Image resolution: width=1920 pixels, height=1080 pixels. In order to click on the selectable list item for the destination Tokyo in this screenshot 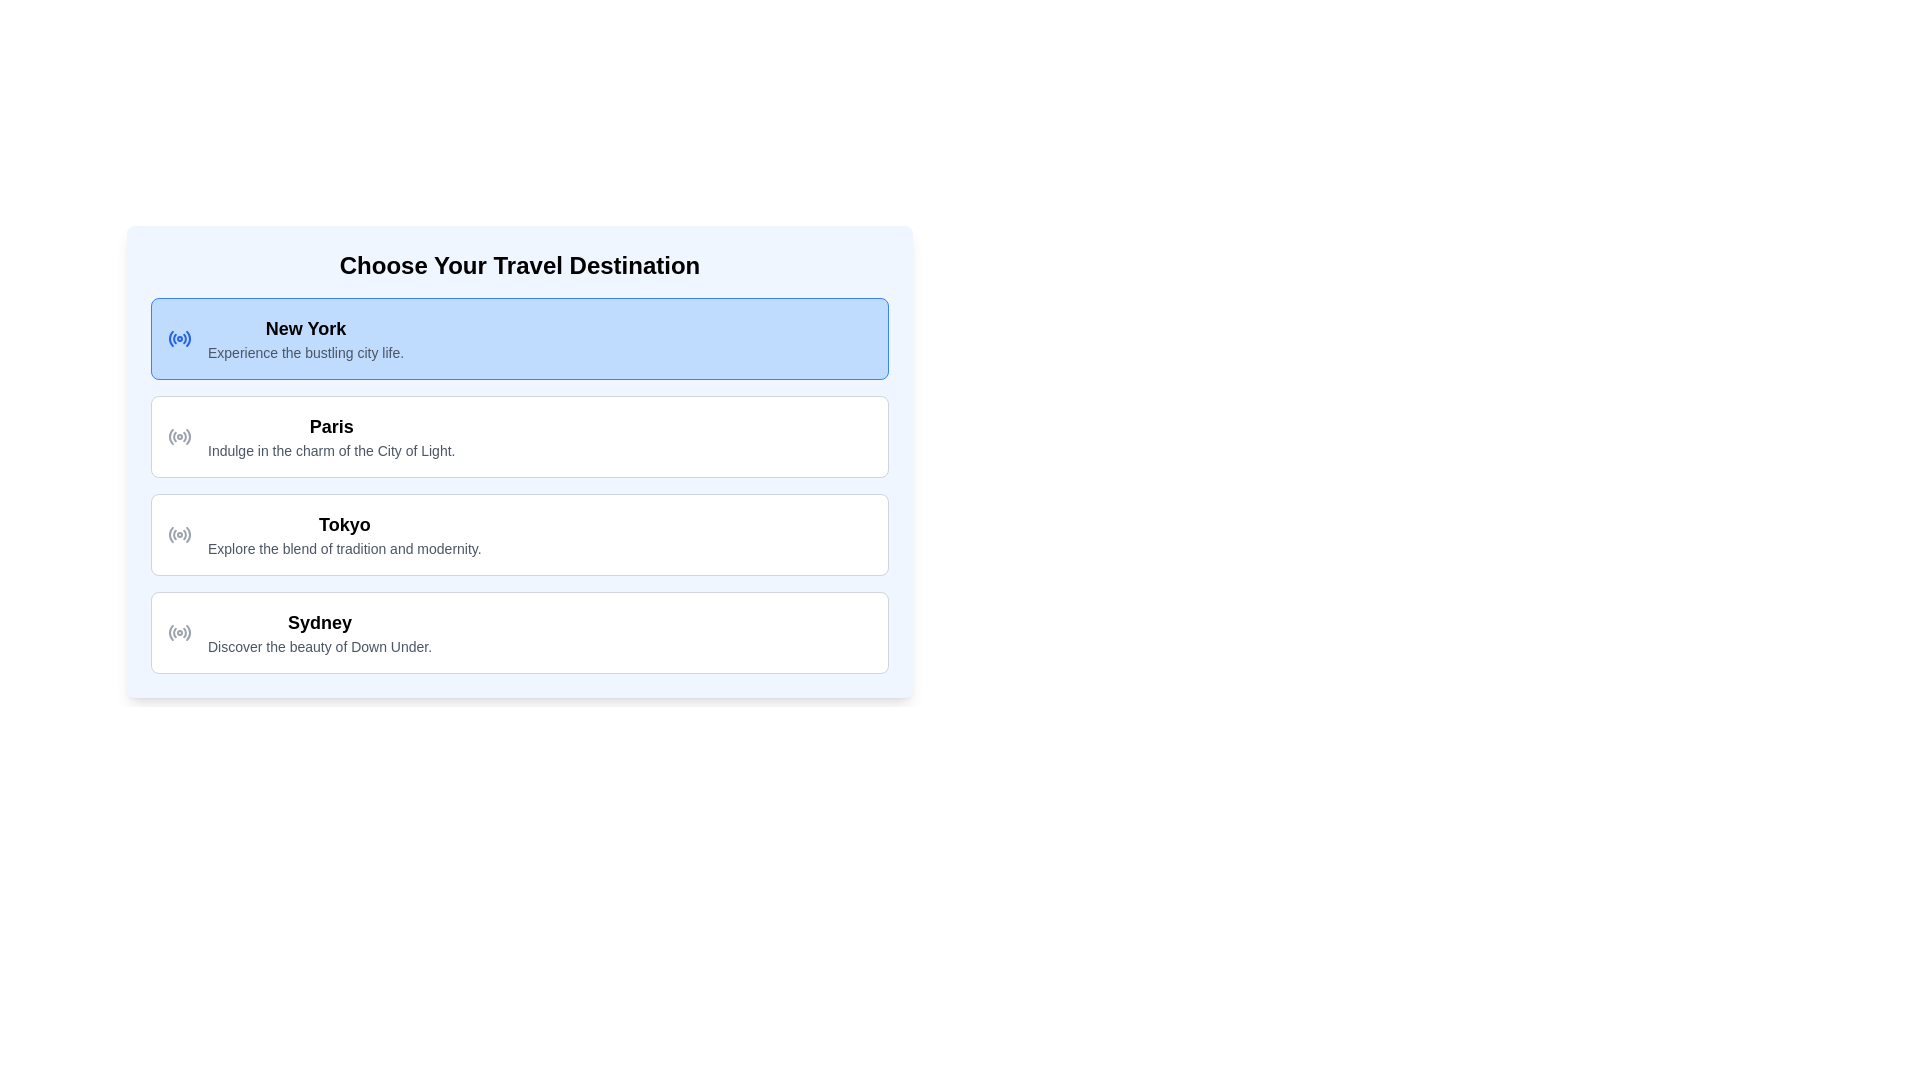, I will do `click(519, 534)`.